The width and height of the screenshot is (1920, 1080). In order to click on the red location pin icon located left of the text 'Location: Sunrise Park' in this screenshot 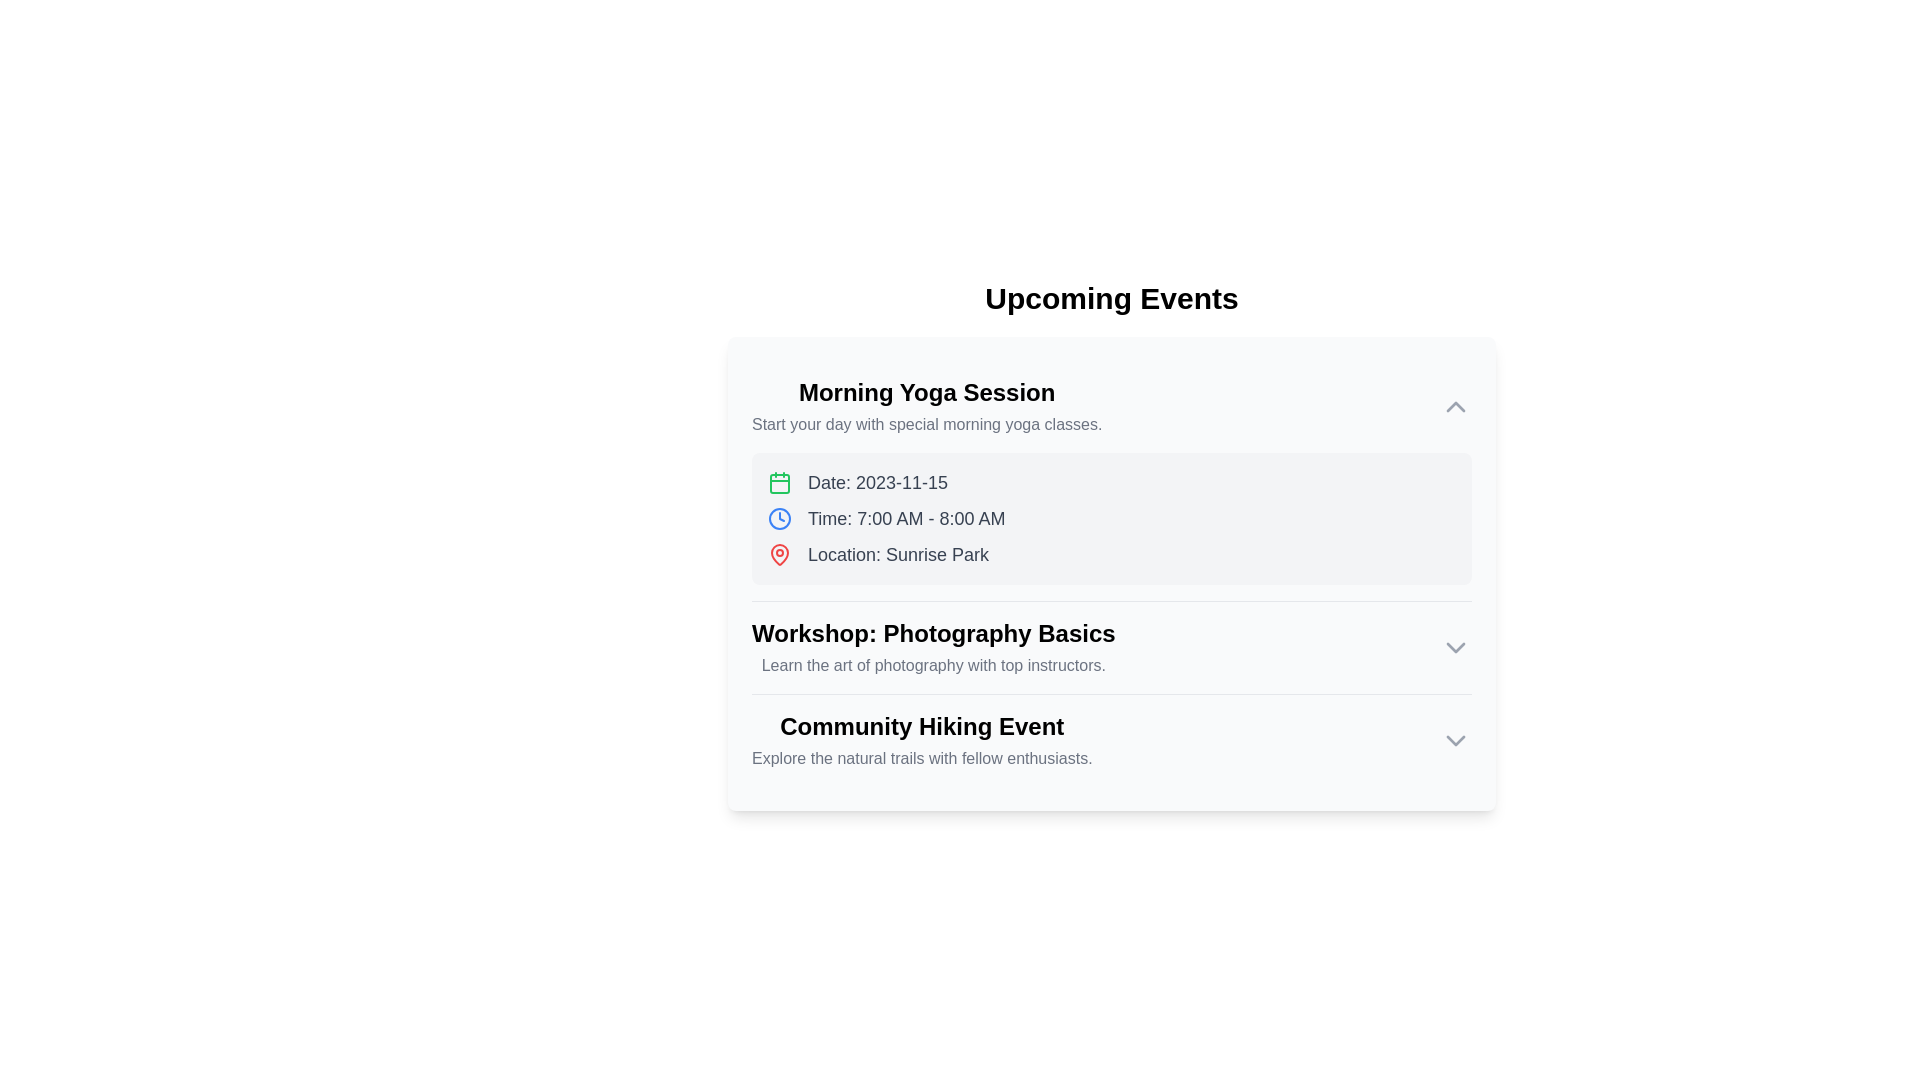, I will do `click(778, 555)`.